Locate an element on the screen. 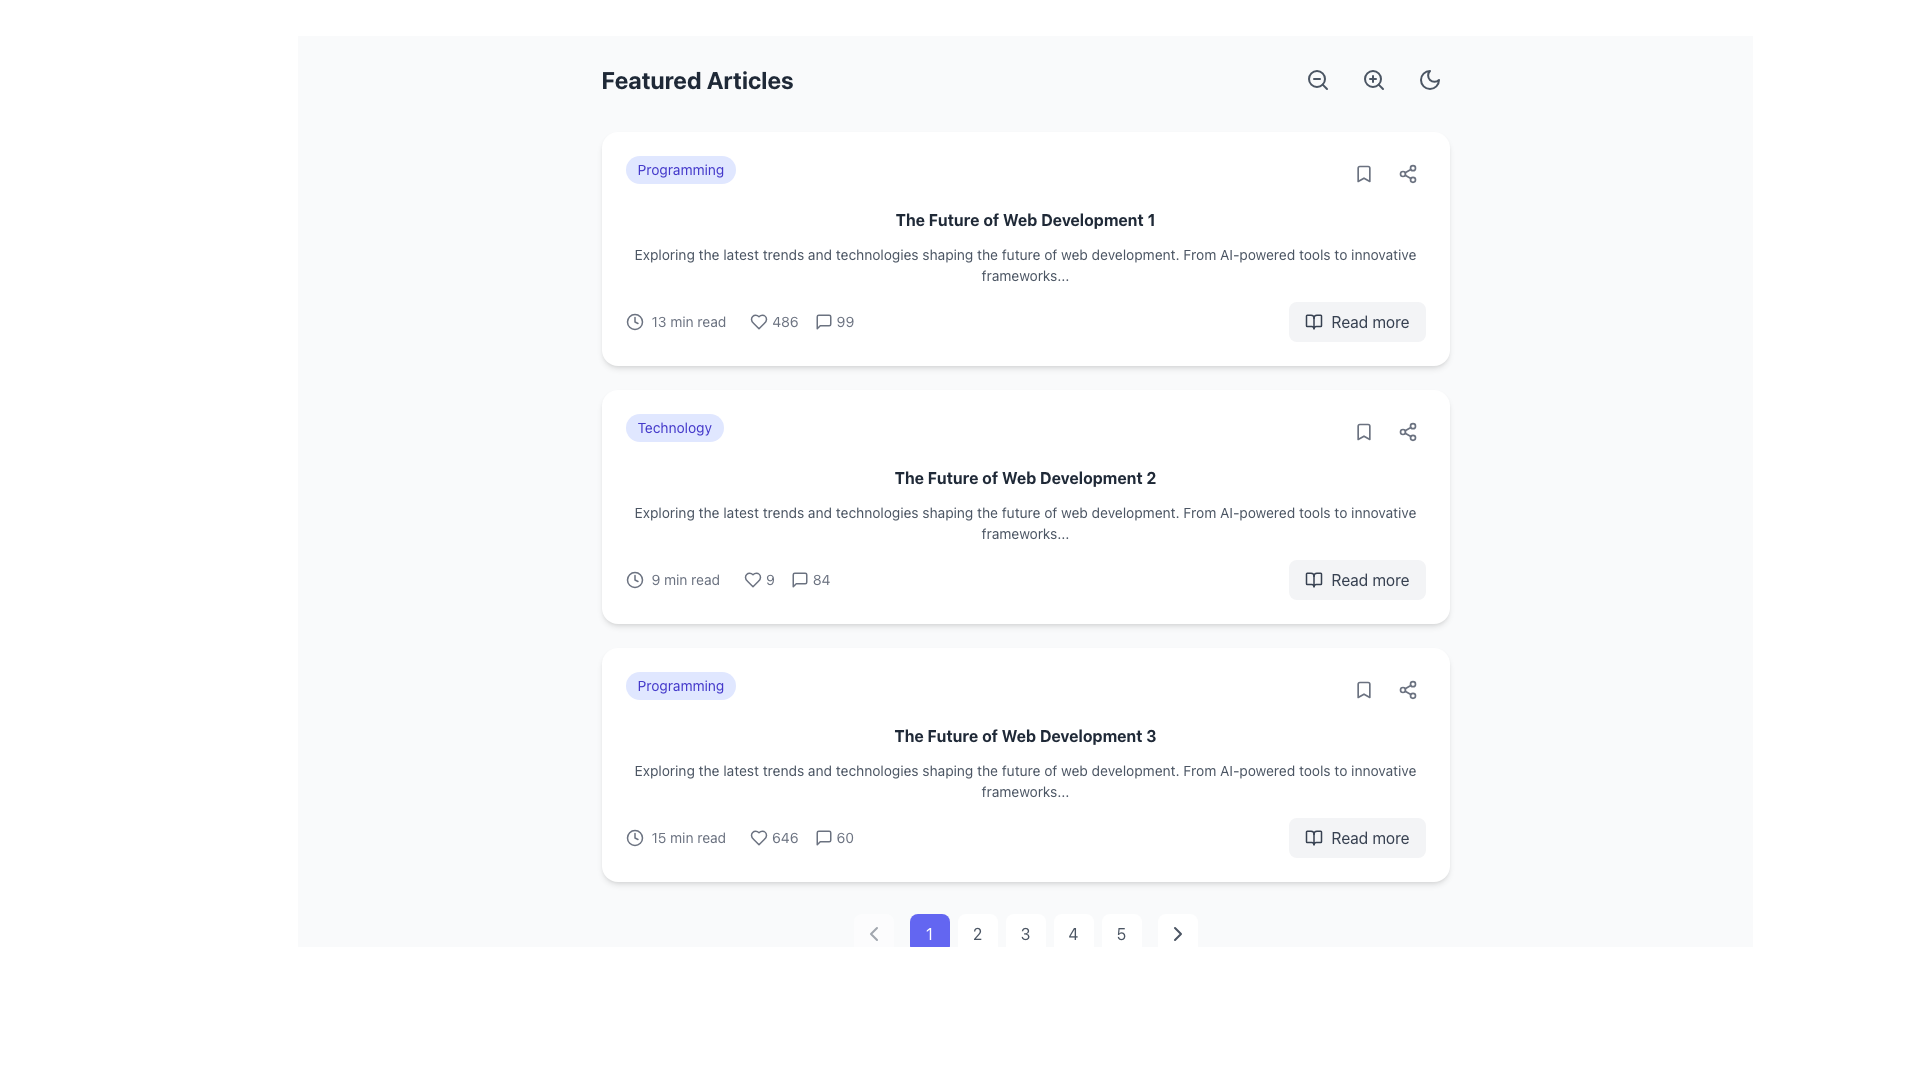 The width and height of the screenshot is (1920, 1080). the open book icon, which is styled to match the surrounding text and positioned next to the 'Read more' button in the second card of the article list is located at coordinates (1314, 579).